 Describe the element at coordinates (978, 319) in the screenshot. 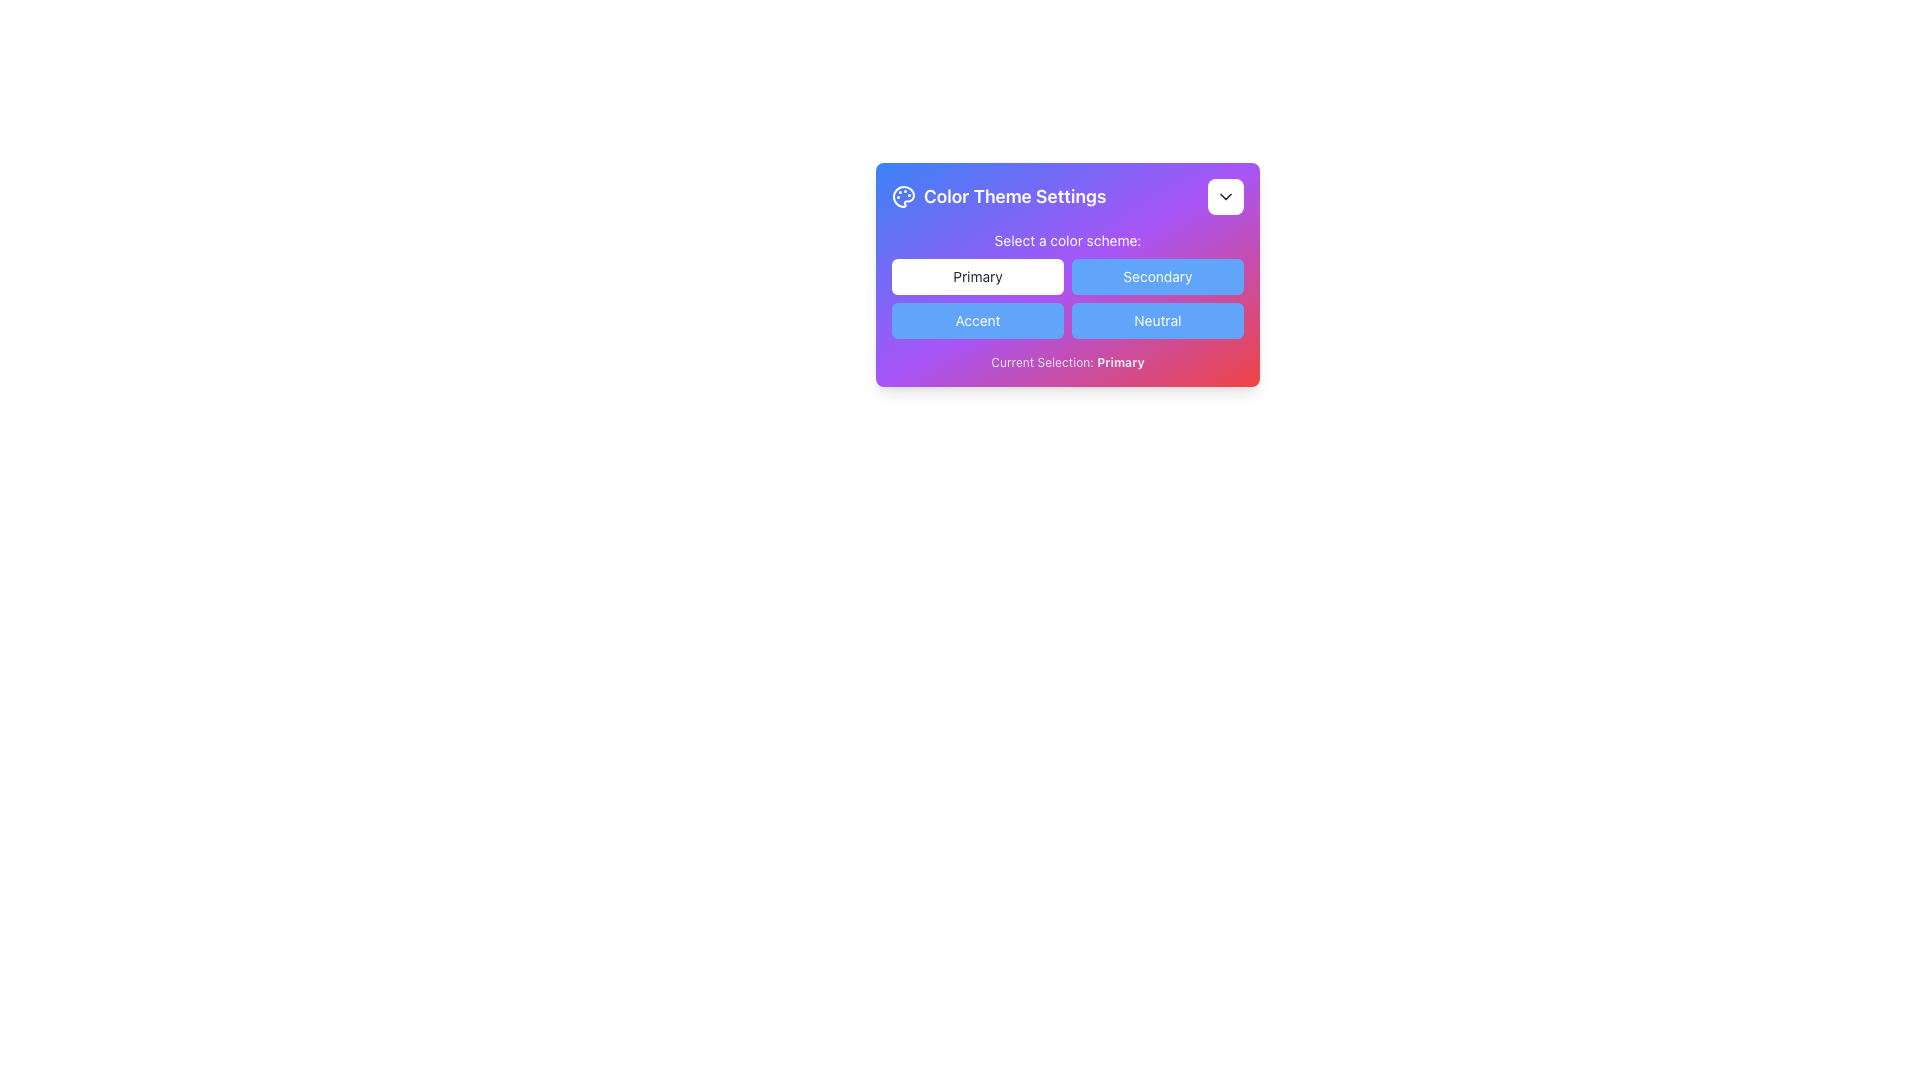

I see `the 'Accent' button, which is a rectangular button with a blue background and white text, located in the bottom-left position of a grid of four buttons labeled 'Primary', 'Secondary', 'Accent', and 'Neutral'` at that location.